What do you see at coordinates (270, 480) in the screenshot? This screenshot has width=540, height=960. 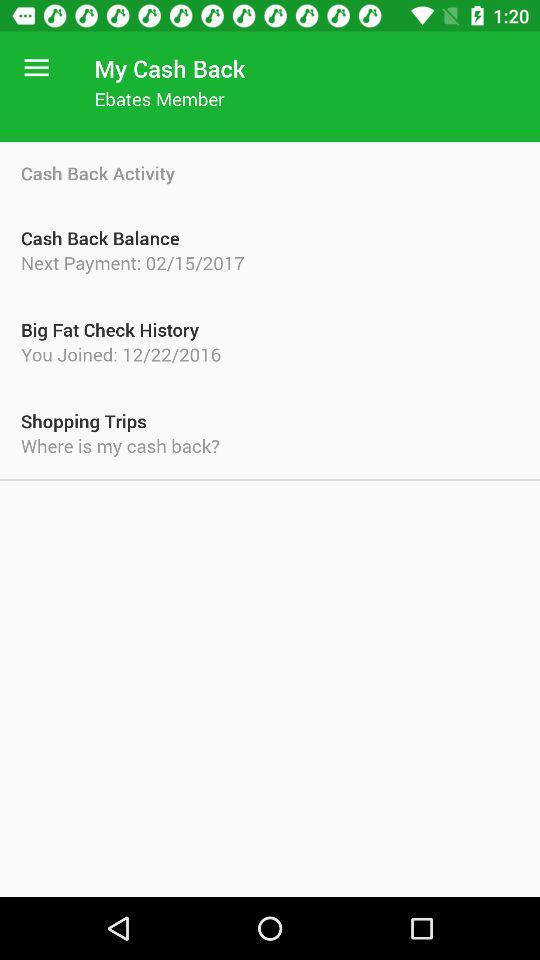 I see `item below the where is my icon` at bounding box center [270, 480].